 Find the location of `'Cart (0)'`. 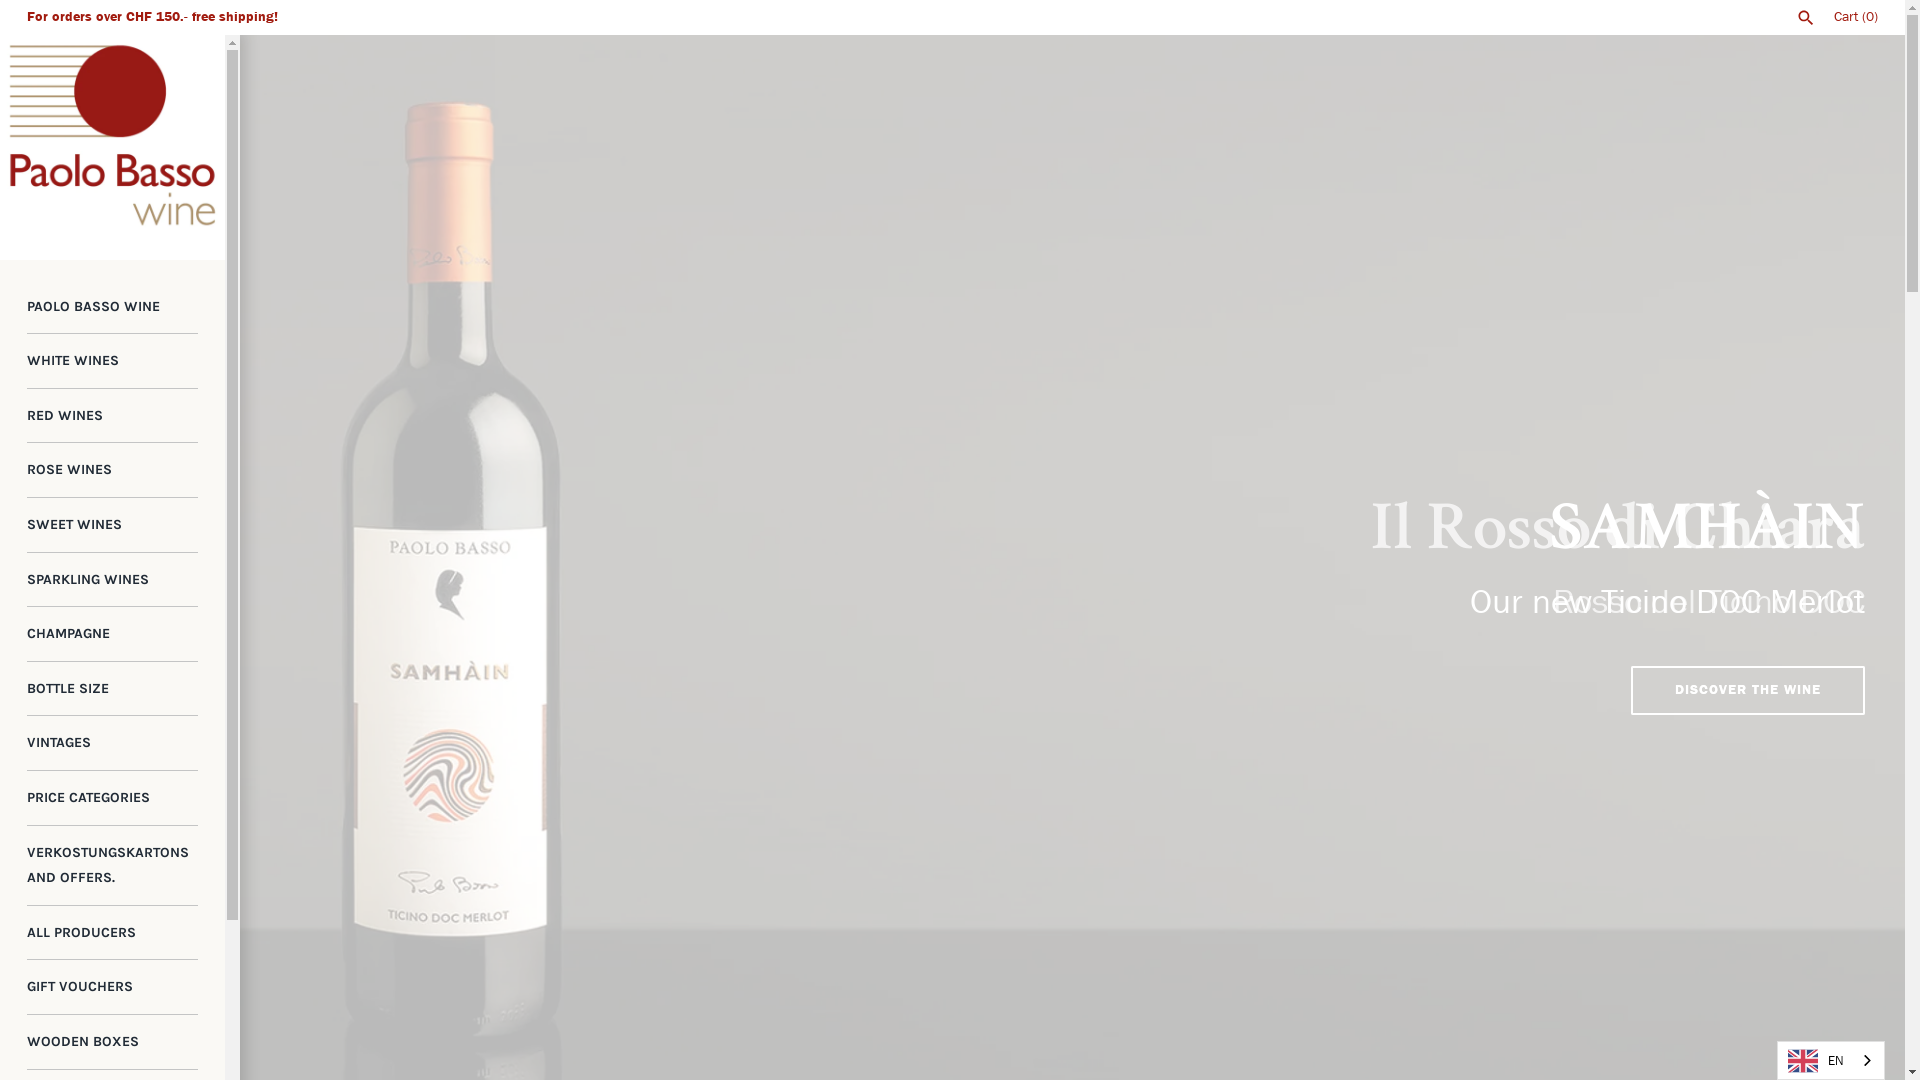

'Cart (0)' is located at coordinates (1855, 16).